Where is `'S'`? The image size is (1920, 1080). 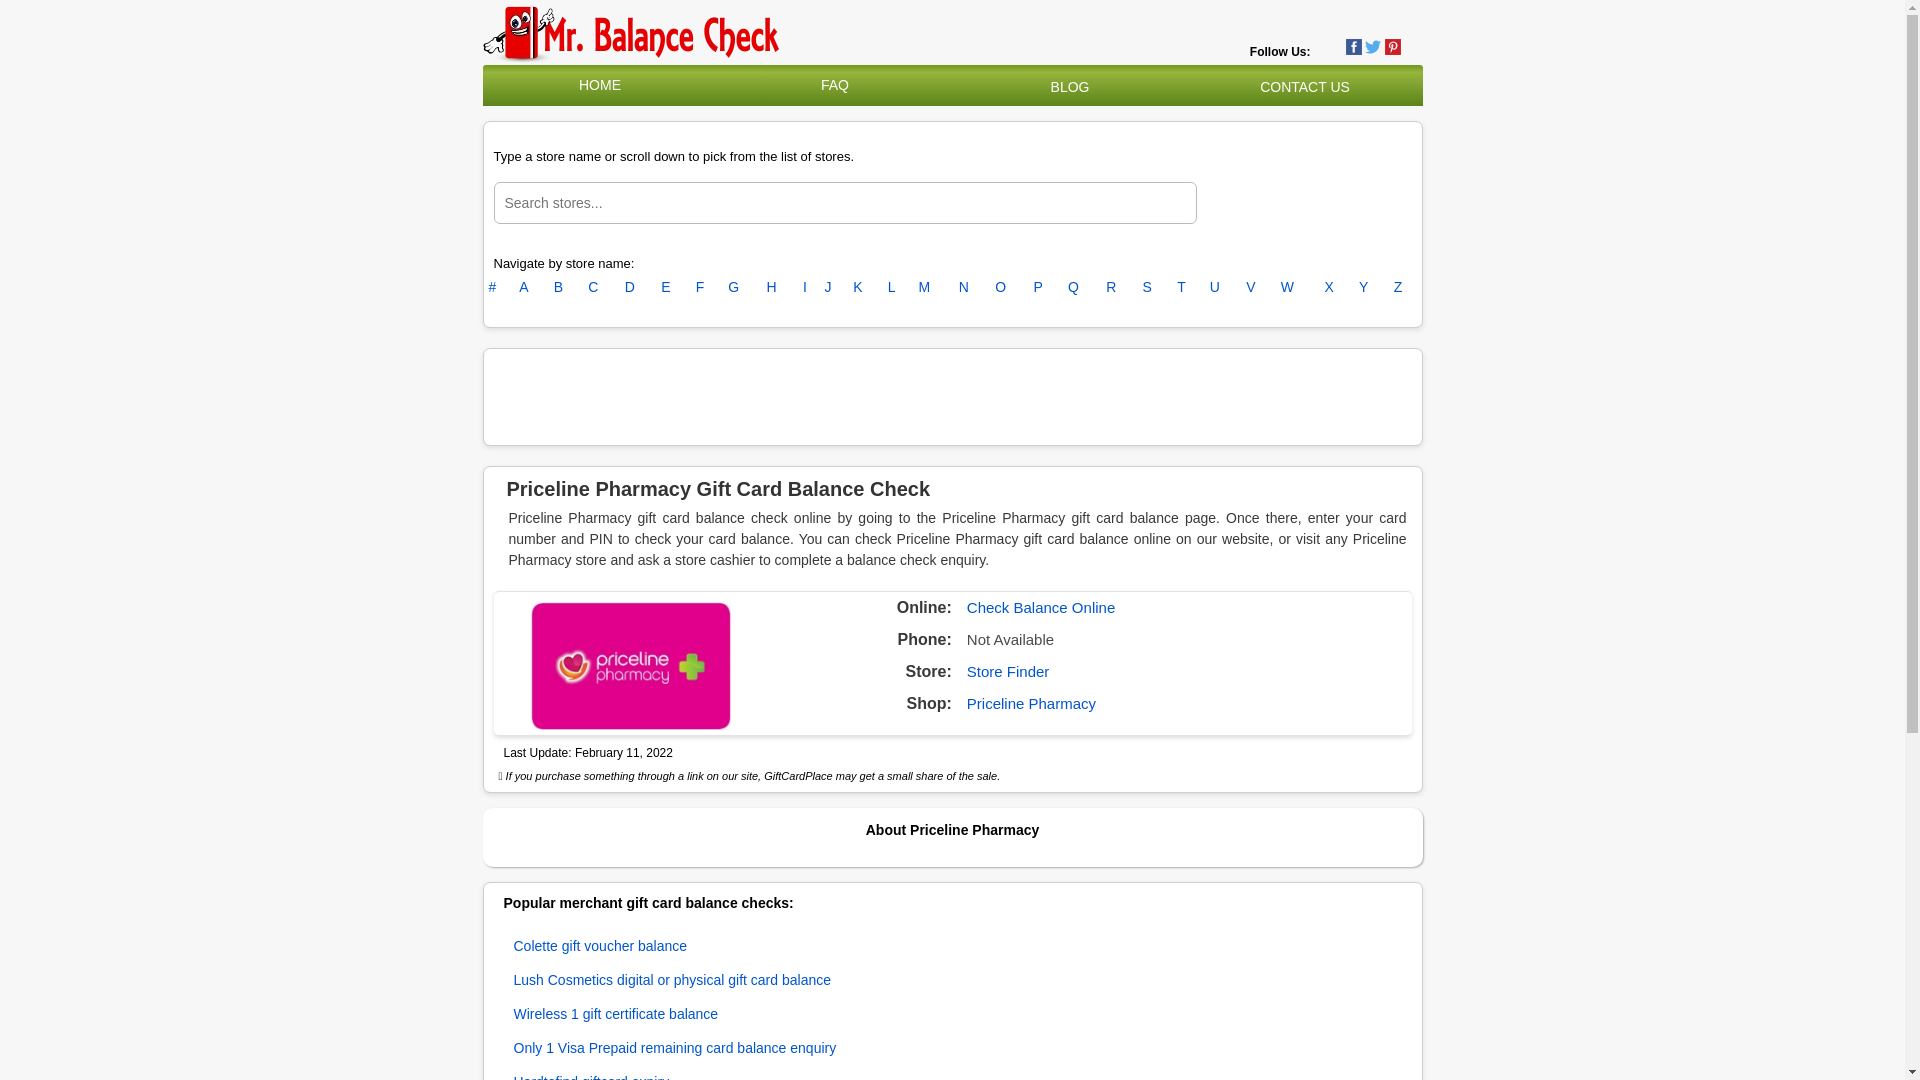 'S' is located at coordinates (1147, 286).